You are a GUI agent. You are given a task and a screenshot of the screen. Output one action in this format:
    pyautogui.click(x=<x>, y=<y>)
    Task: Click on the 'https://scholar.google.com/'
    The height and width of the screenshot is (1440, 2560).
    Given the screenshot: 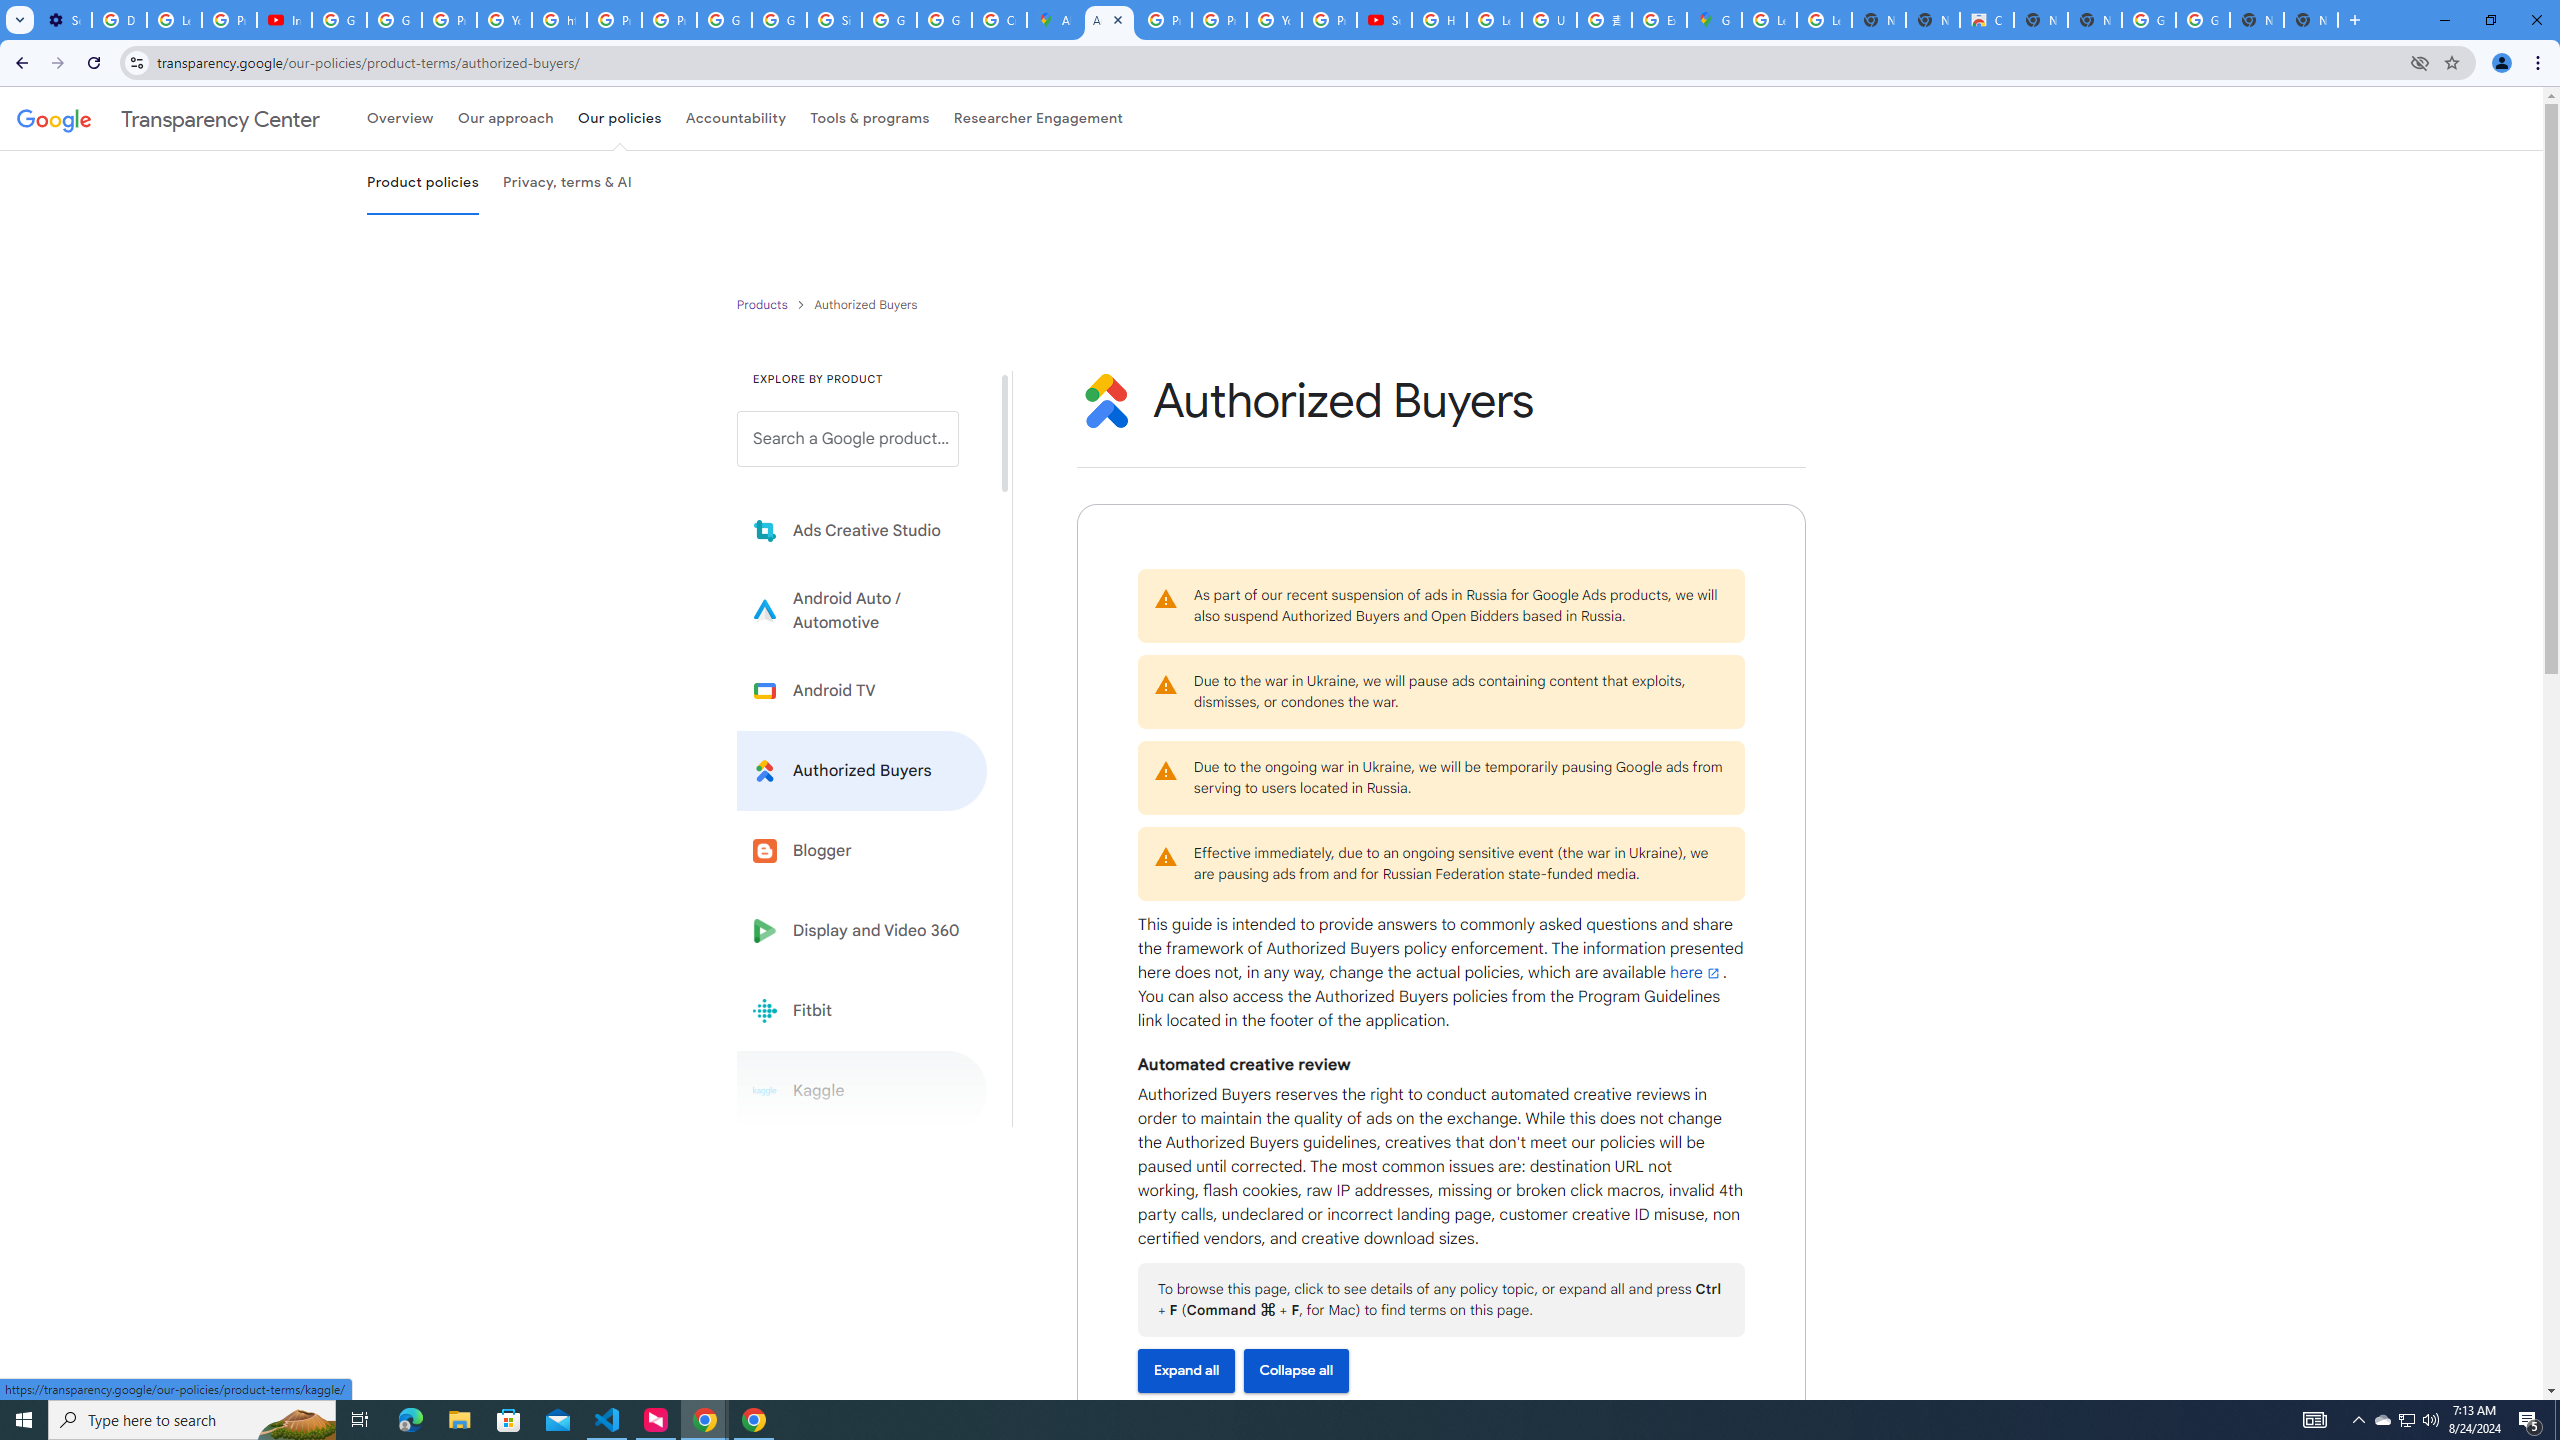 What is the action you would take?
    pyautogui.click(x=558, y=19)
    